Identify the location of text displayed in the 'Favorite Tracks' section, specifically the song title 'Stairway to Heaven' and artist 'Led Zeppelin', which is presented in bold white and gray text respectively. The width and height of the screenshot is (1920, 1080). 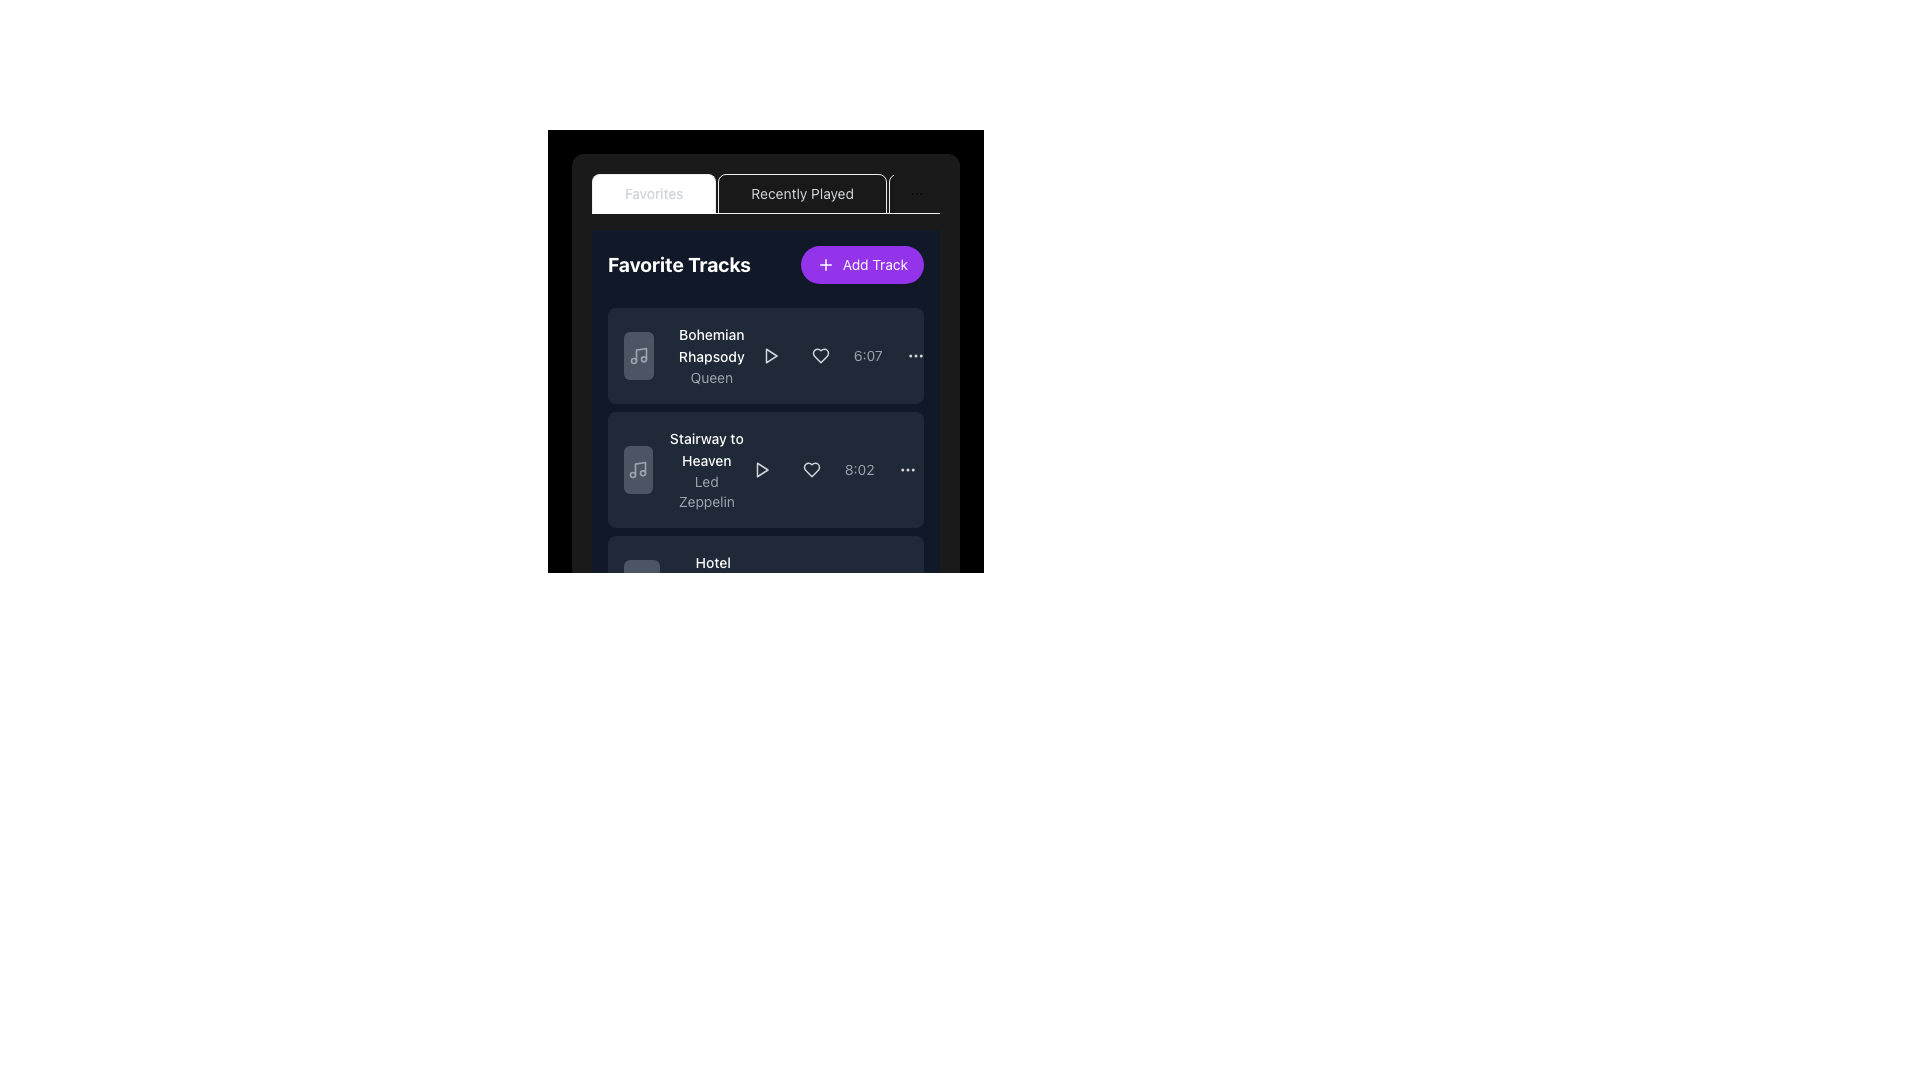
(706, 470).